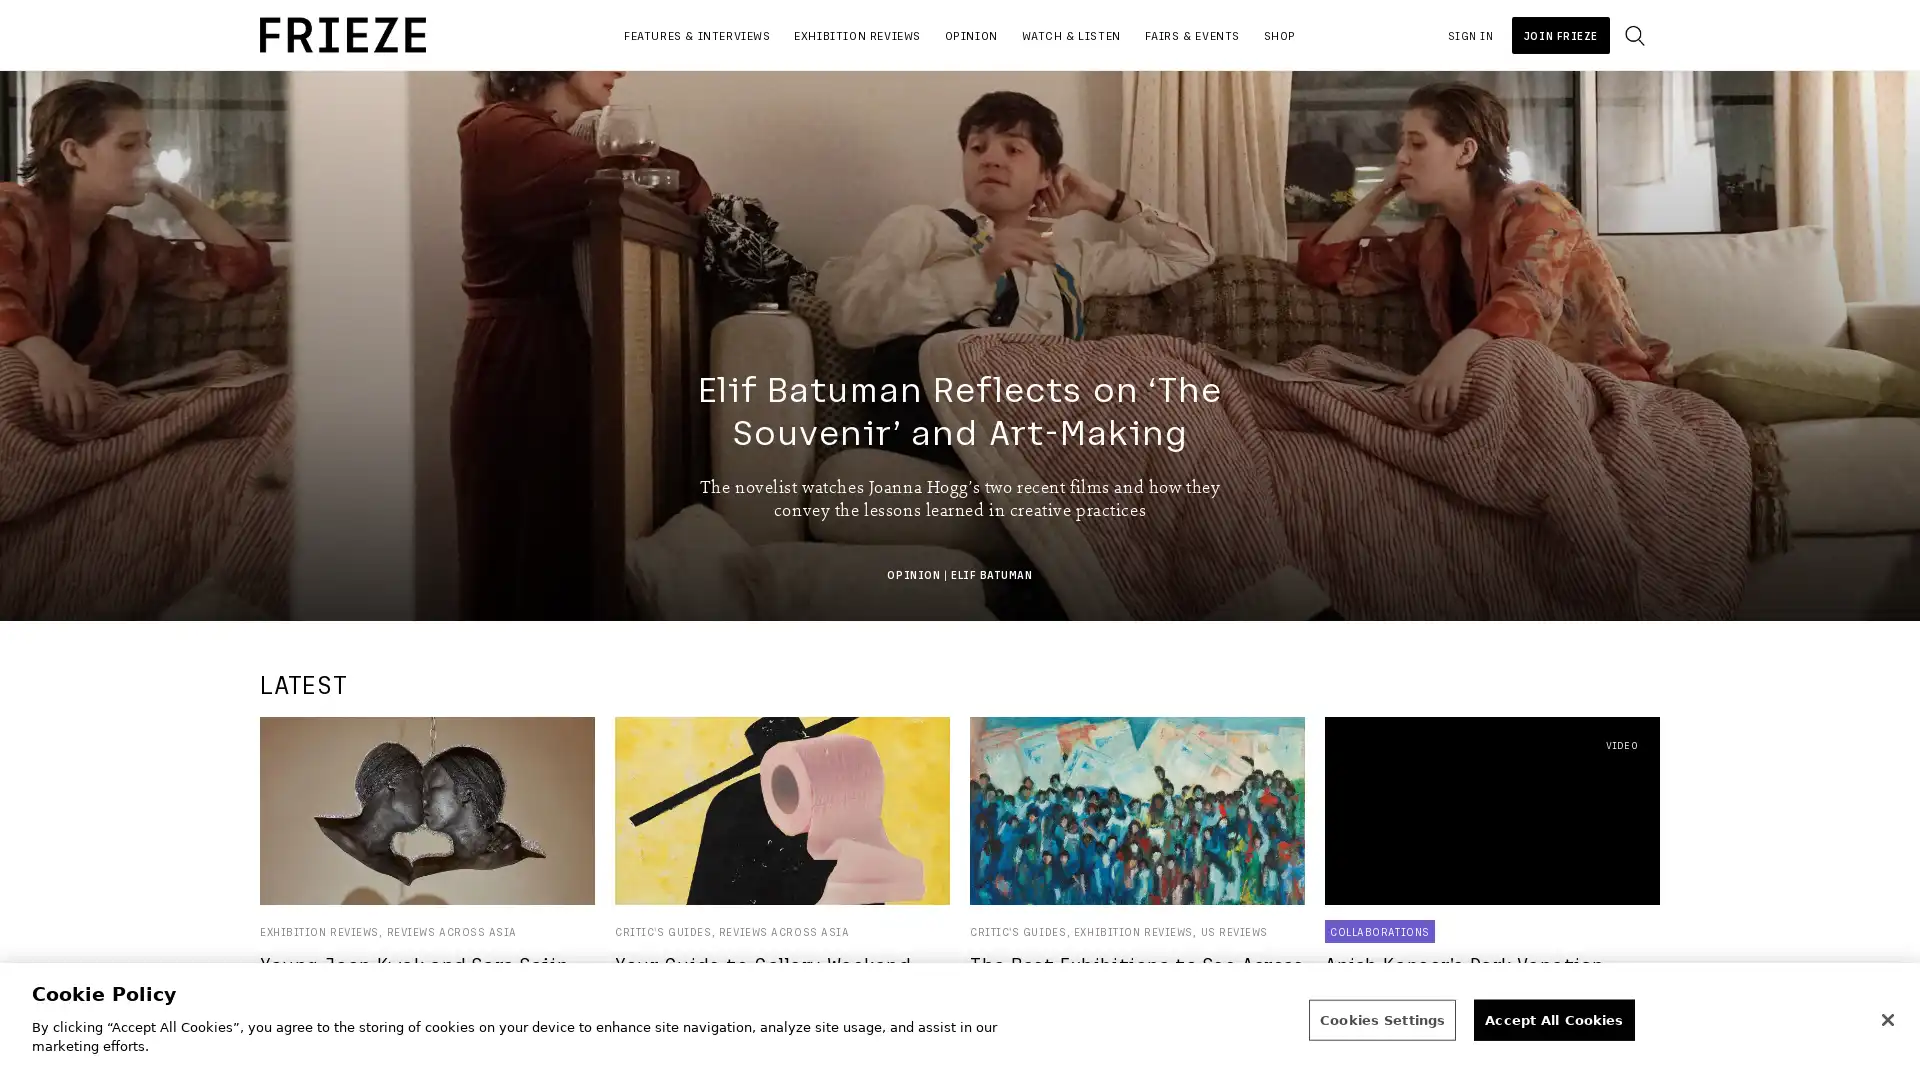 This screenshot has height=1080, width=1920. I want to click on Close, so click(1886, 1018).